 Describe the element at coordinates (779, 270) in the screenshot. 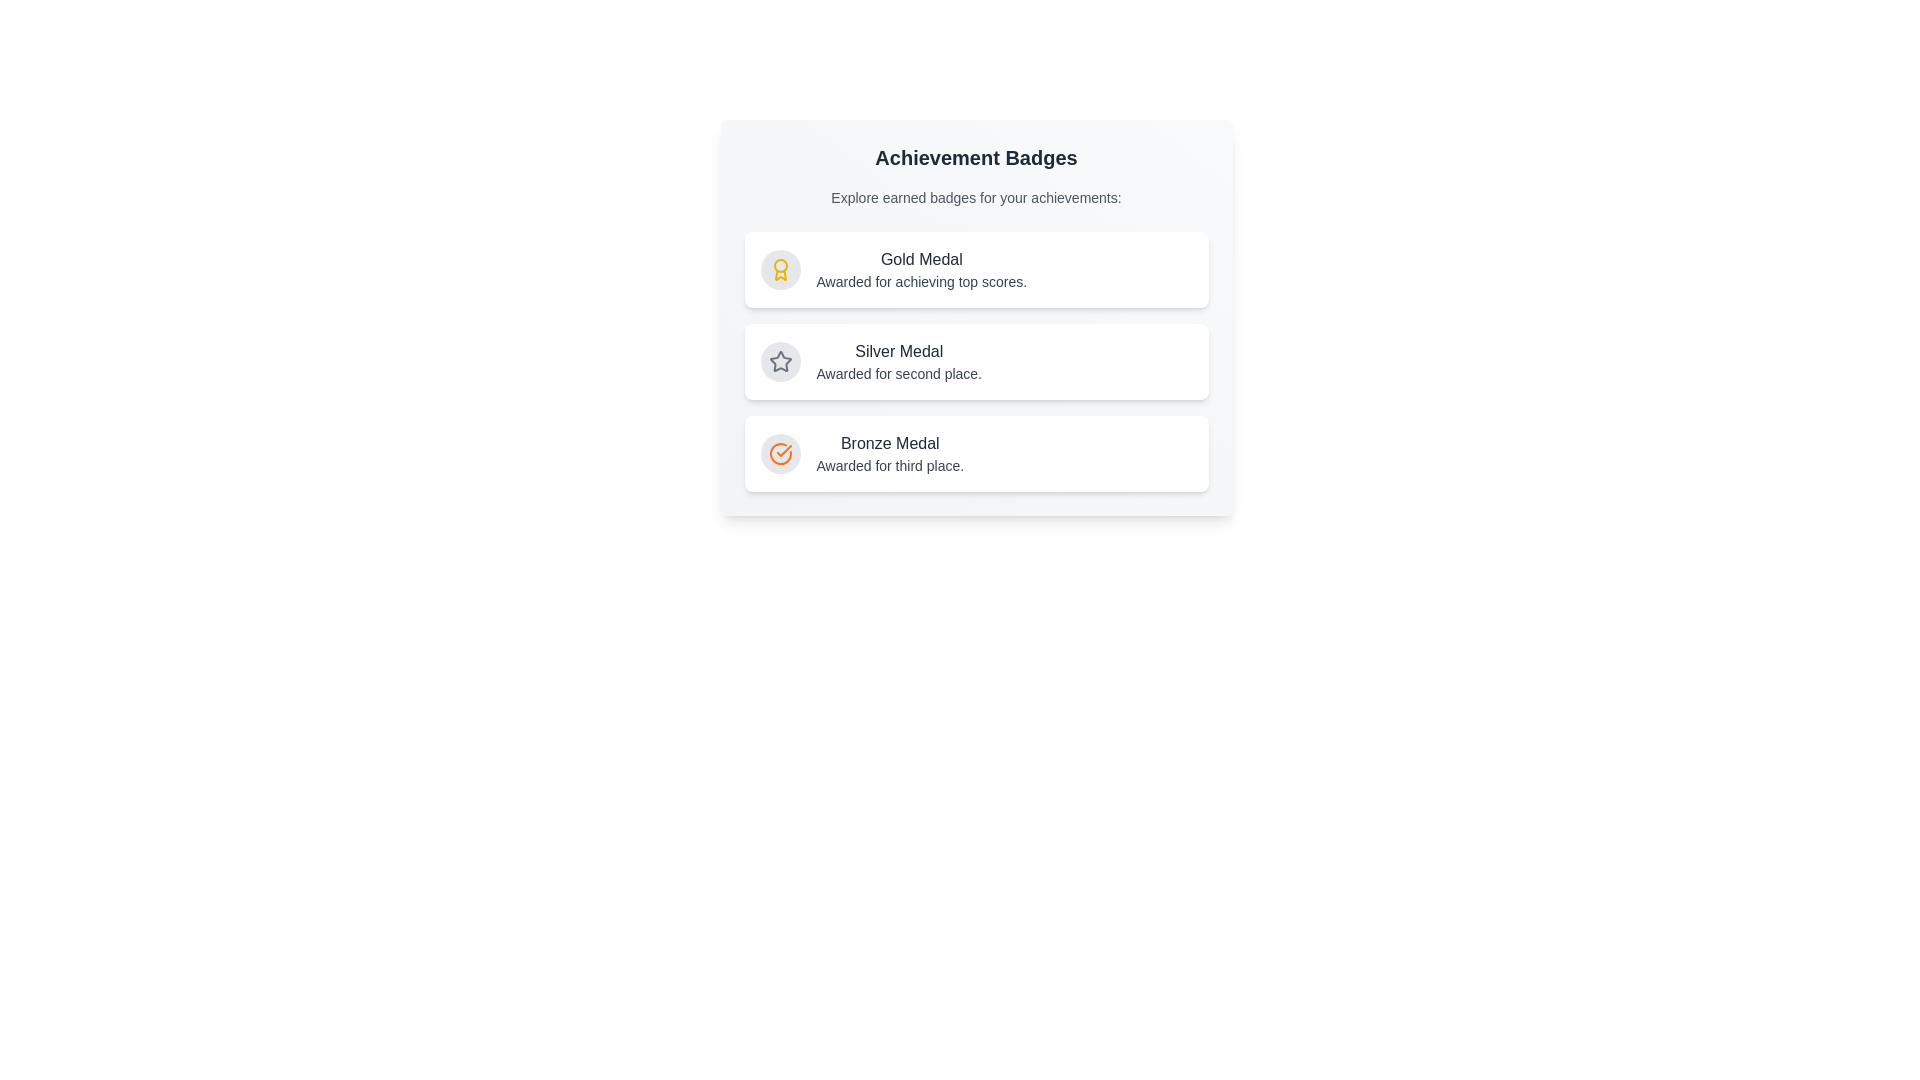

I see `the gold medal icon, which represents the highest achievement and is located to the left of the 'Gold Medal' text in the first item of a vertical list of achievement badges` at that location.